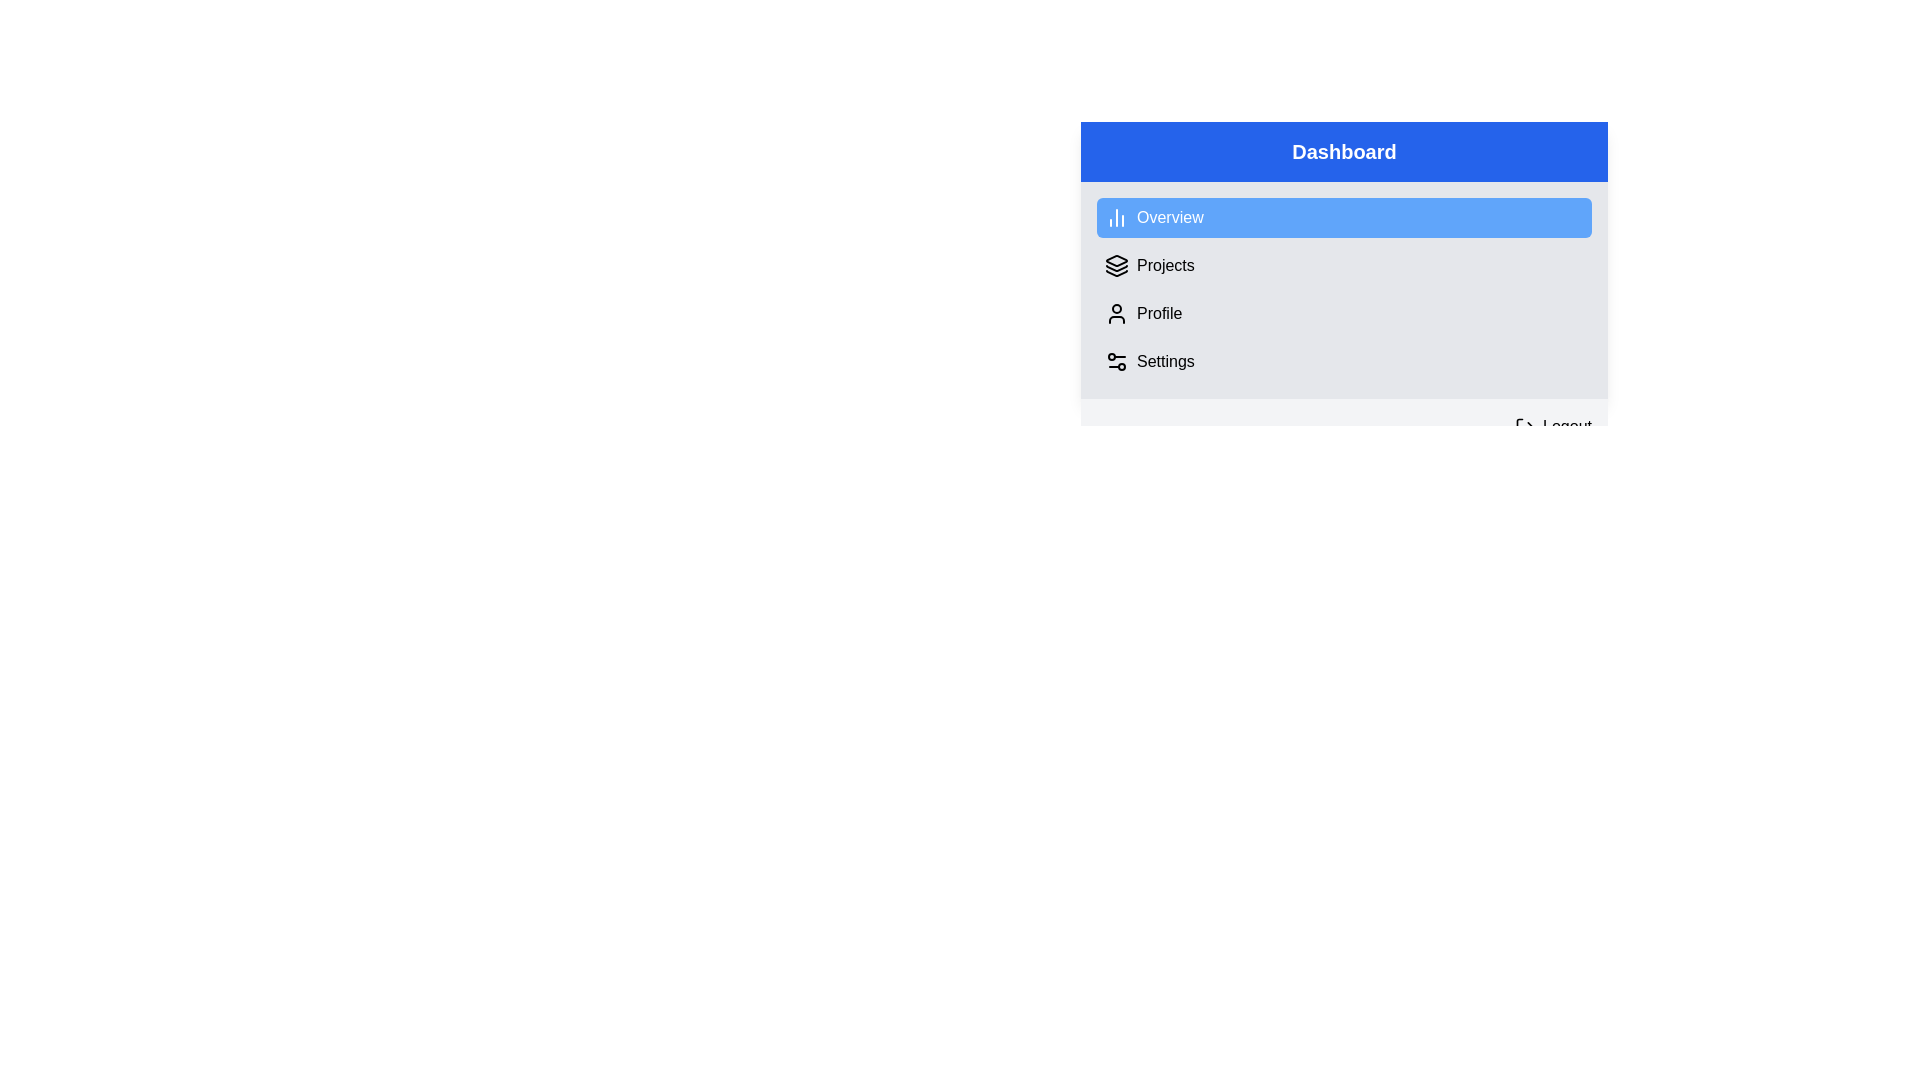 The width and height of the screenshot is (1920, 1080). Describe the element at coordinates (1116, 218) in the screenshot. I see `the graphical icon representing the 'Overview' section, located in the upper-left portion of the button group under the 'Dashboard' heading` at that location.